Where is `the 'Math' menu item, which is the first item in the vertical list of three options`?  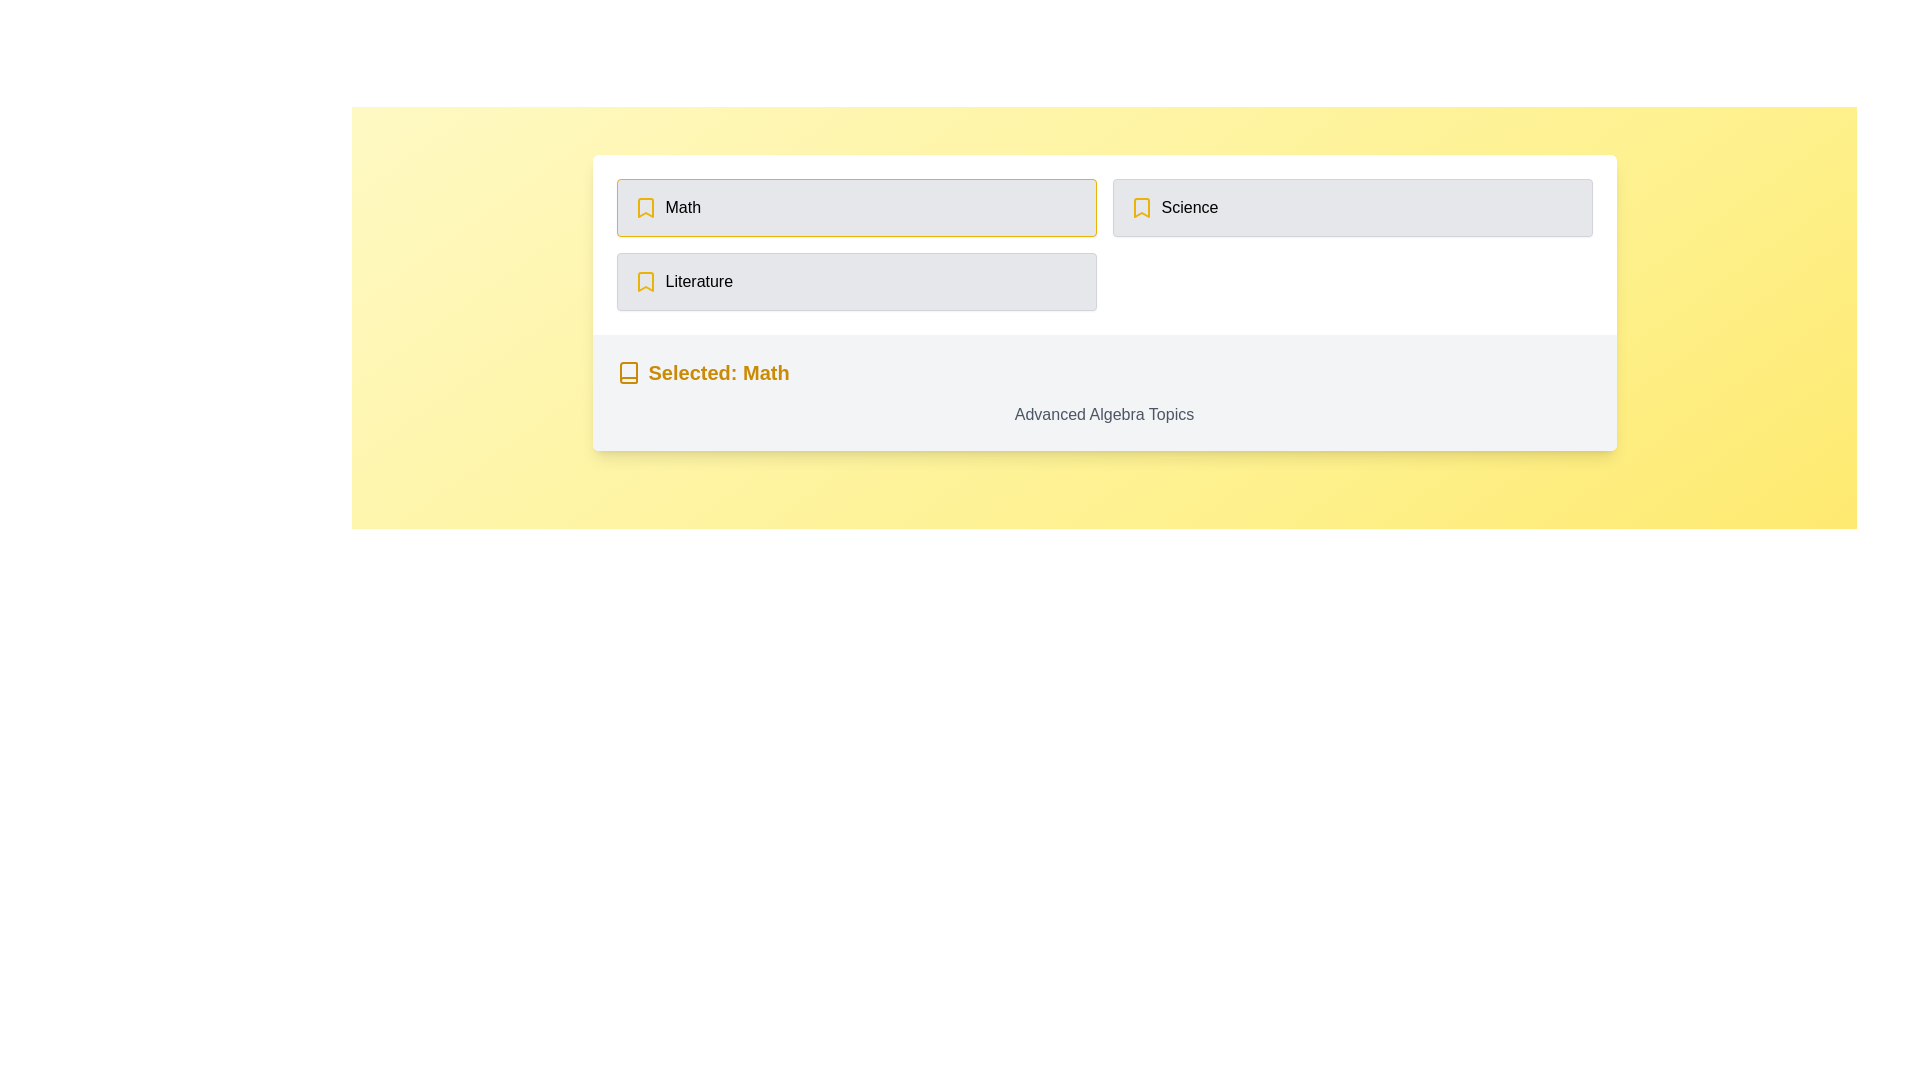
the 'Math' menu item, which is the first item in the vertical list of three options is located at coordinates (856, 208).